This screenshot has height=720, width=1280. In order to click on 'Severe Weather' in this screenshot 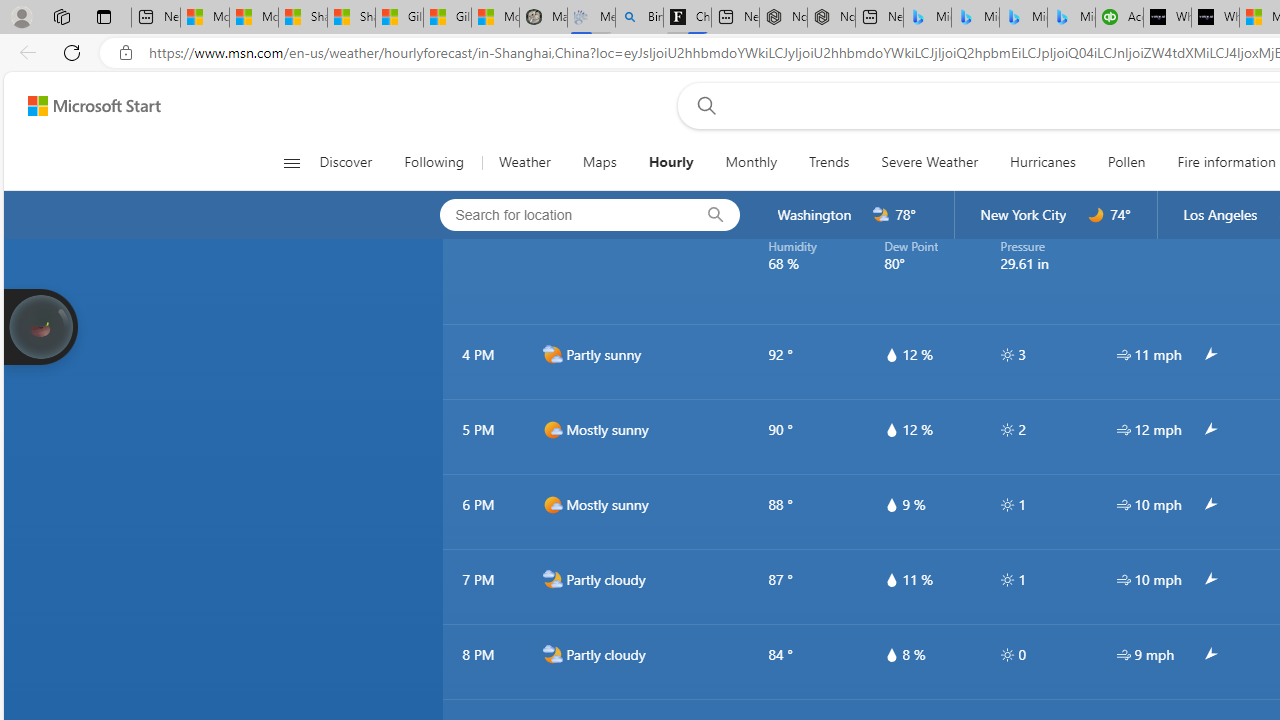, I will do `click(928, 162)`.